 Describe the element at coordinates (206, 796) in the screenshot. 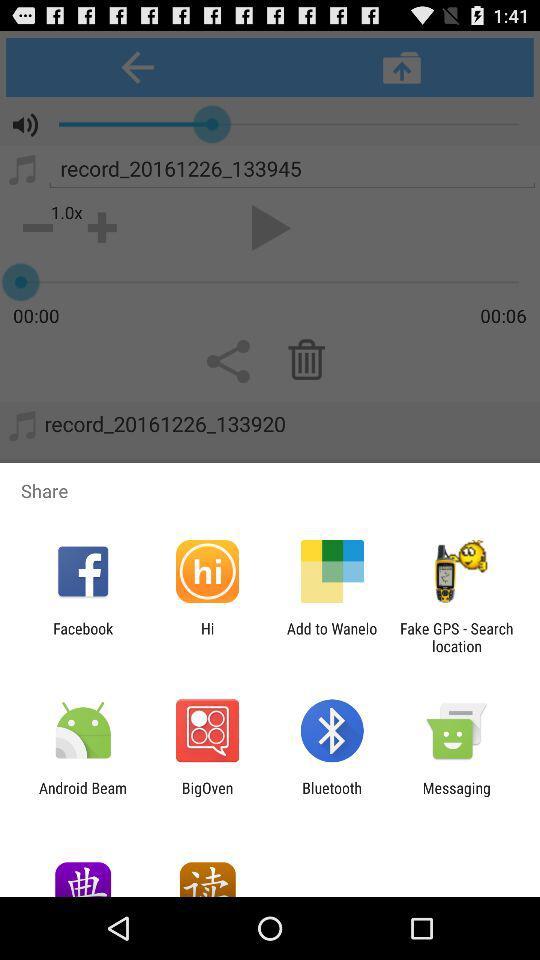

I see `the item next to the bluetooth icon` at that location.